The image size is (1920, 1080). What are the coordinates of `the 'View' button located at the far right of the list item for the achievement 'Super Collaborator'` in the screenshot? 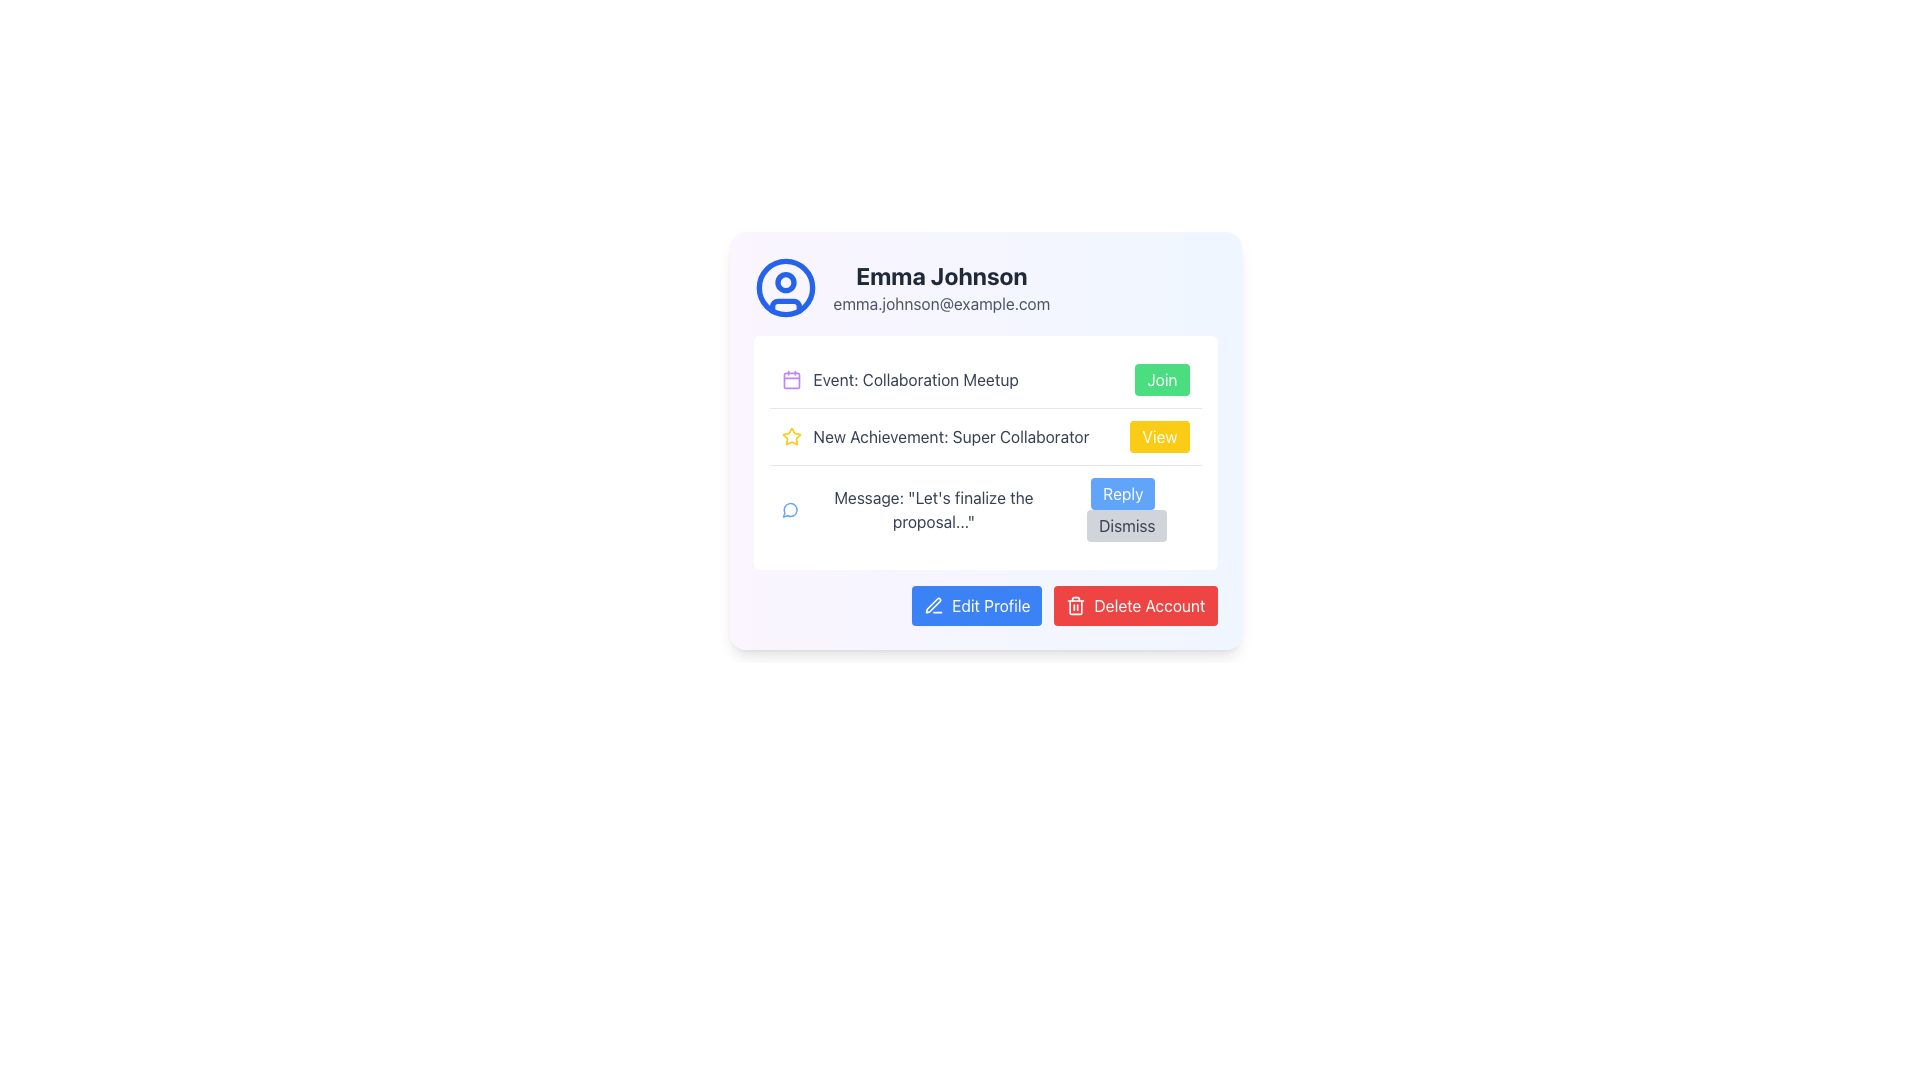 It's located at (1160, 435).